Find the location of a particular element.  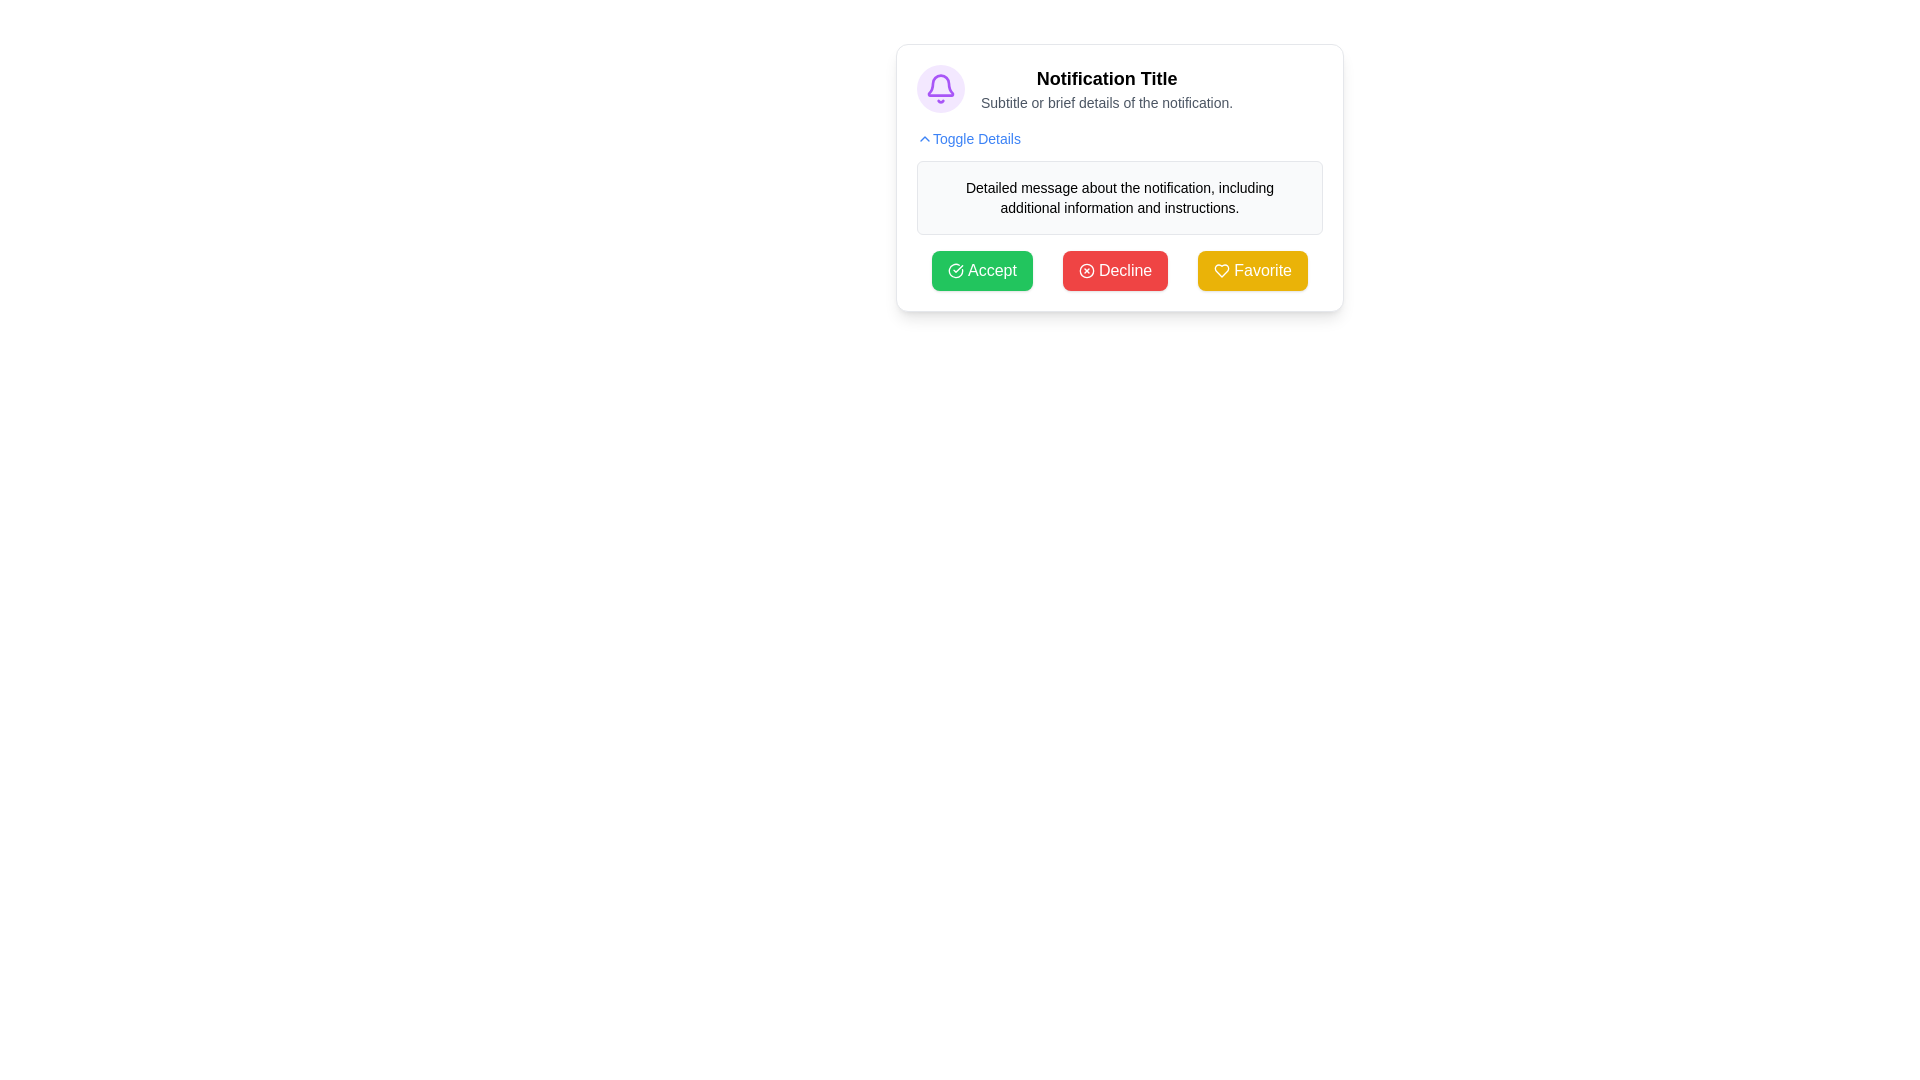

the heading text displaying 'Notification Title', which is styled in bold and larger font, located at the top center of the notification card is located at coordinates (1106, 77).